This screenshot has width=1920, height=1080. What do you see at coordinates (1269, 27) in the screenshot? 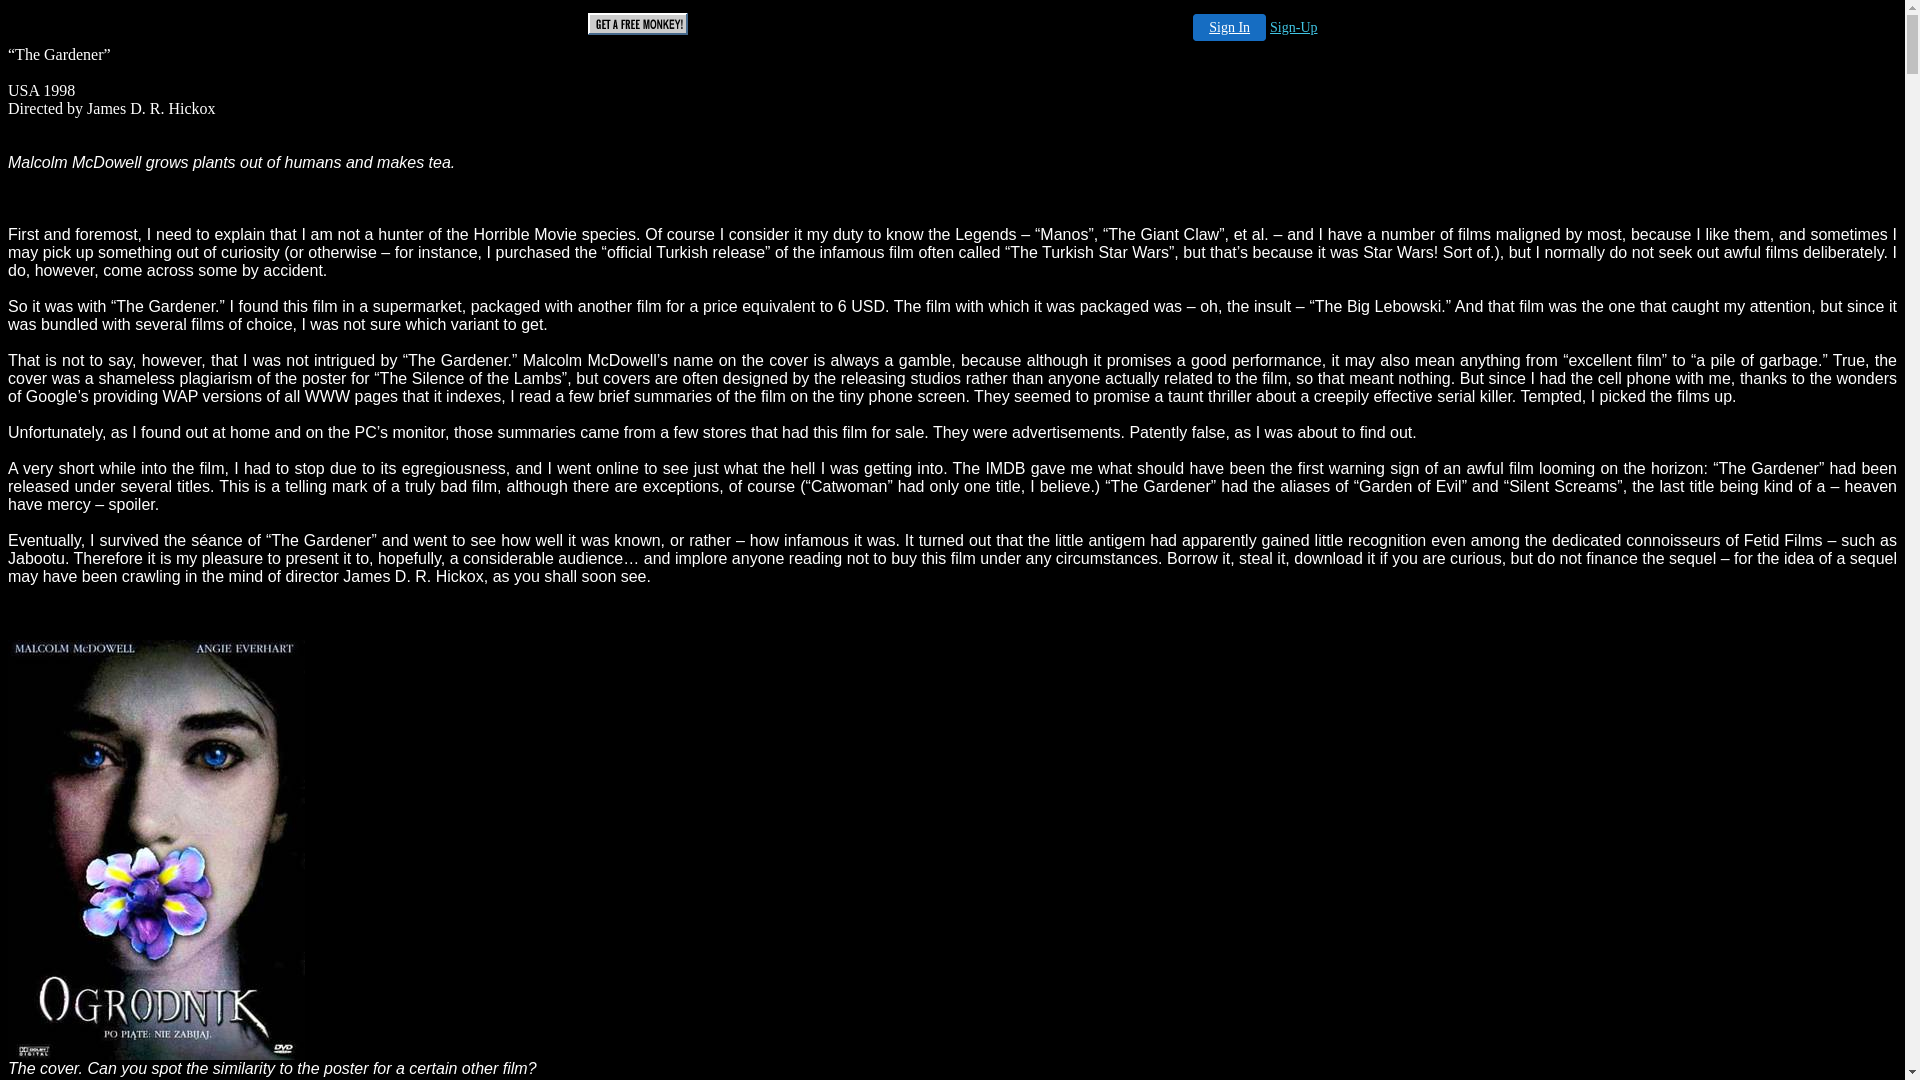
I see `'Sign-Up'` at bounding box center [1269, 27].